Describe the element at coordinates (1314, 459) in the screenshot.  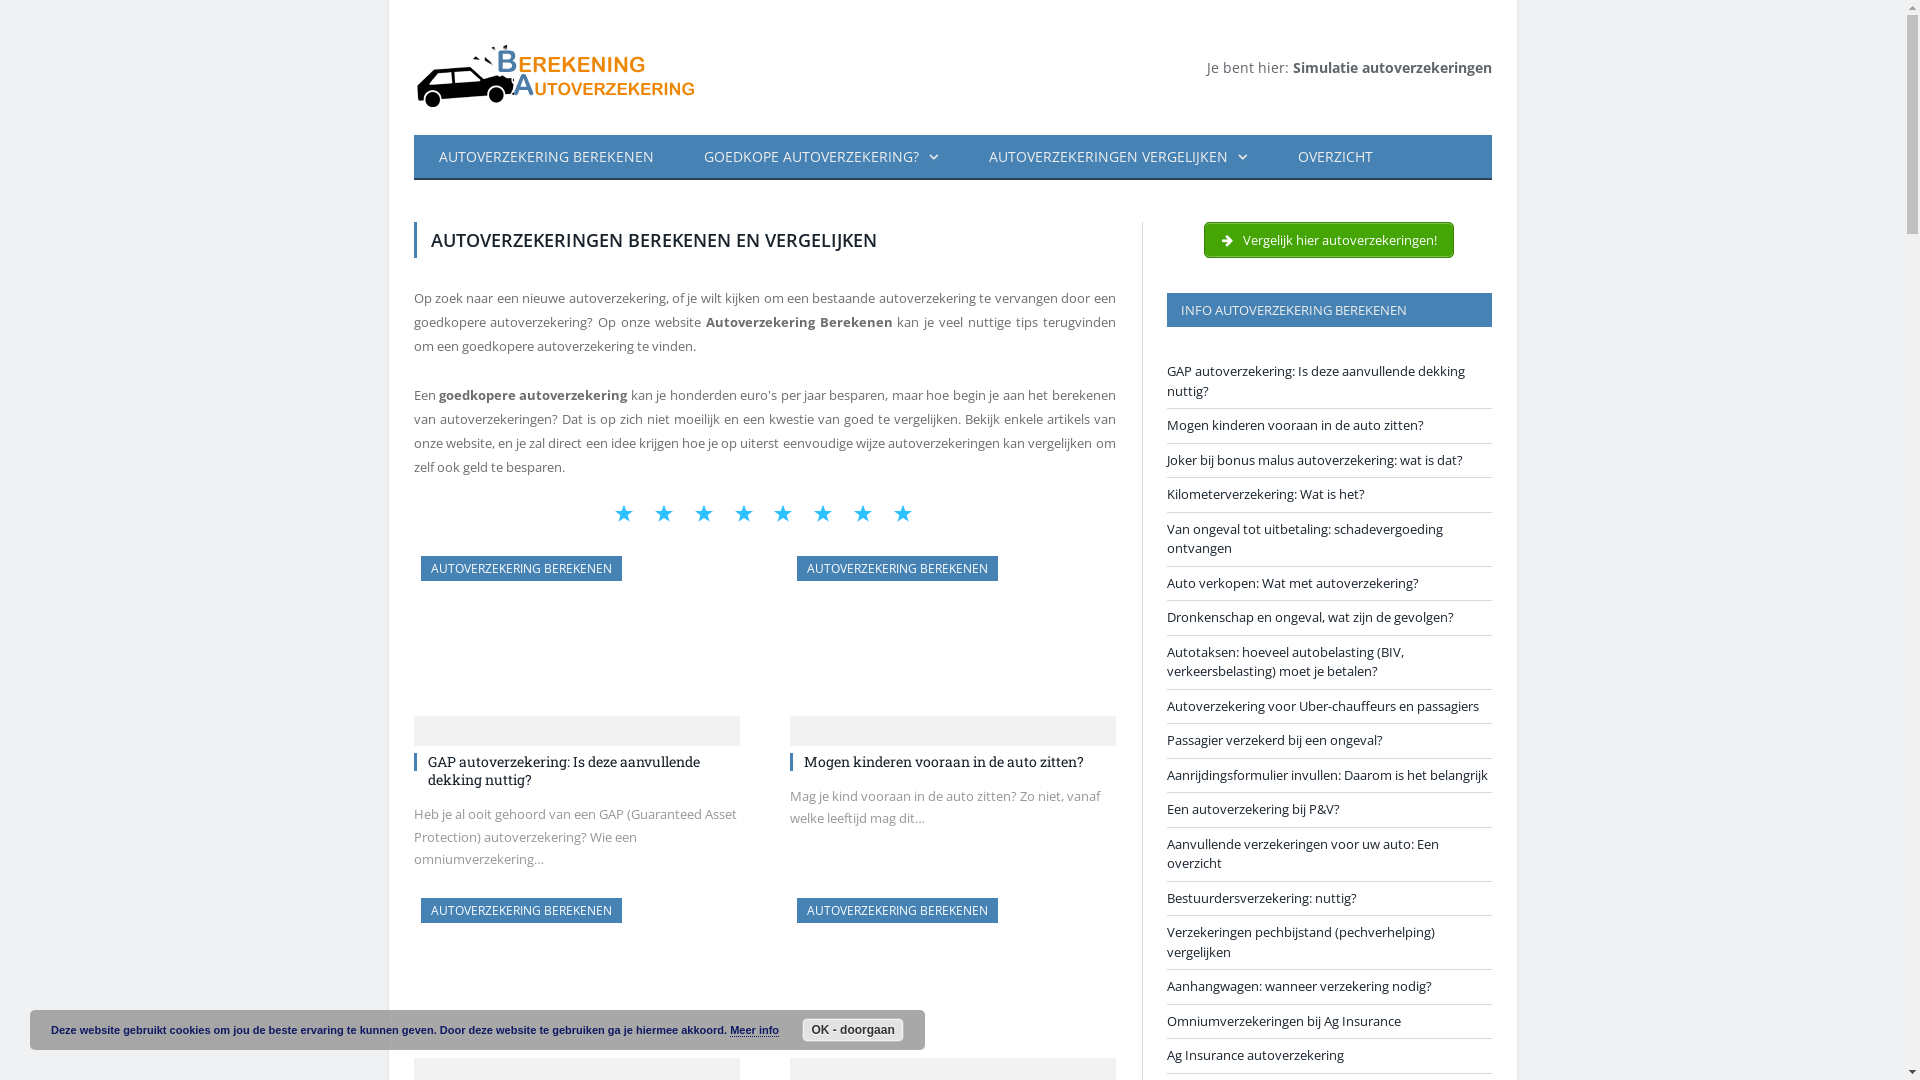
I see `'Joker bij bonus malus autoverzekering: wat is dat?'` at that location.